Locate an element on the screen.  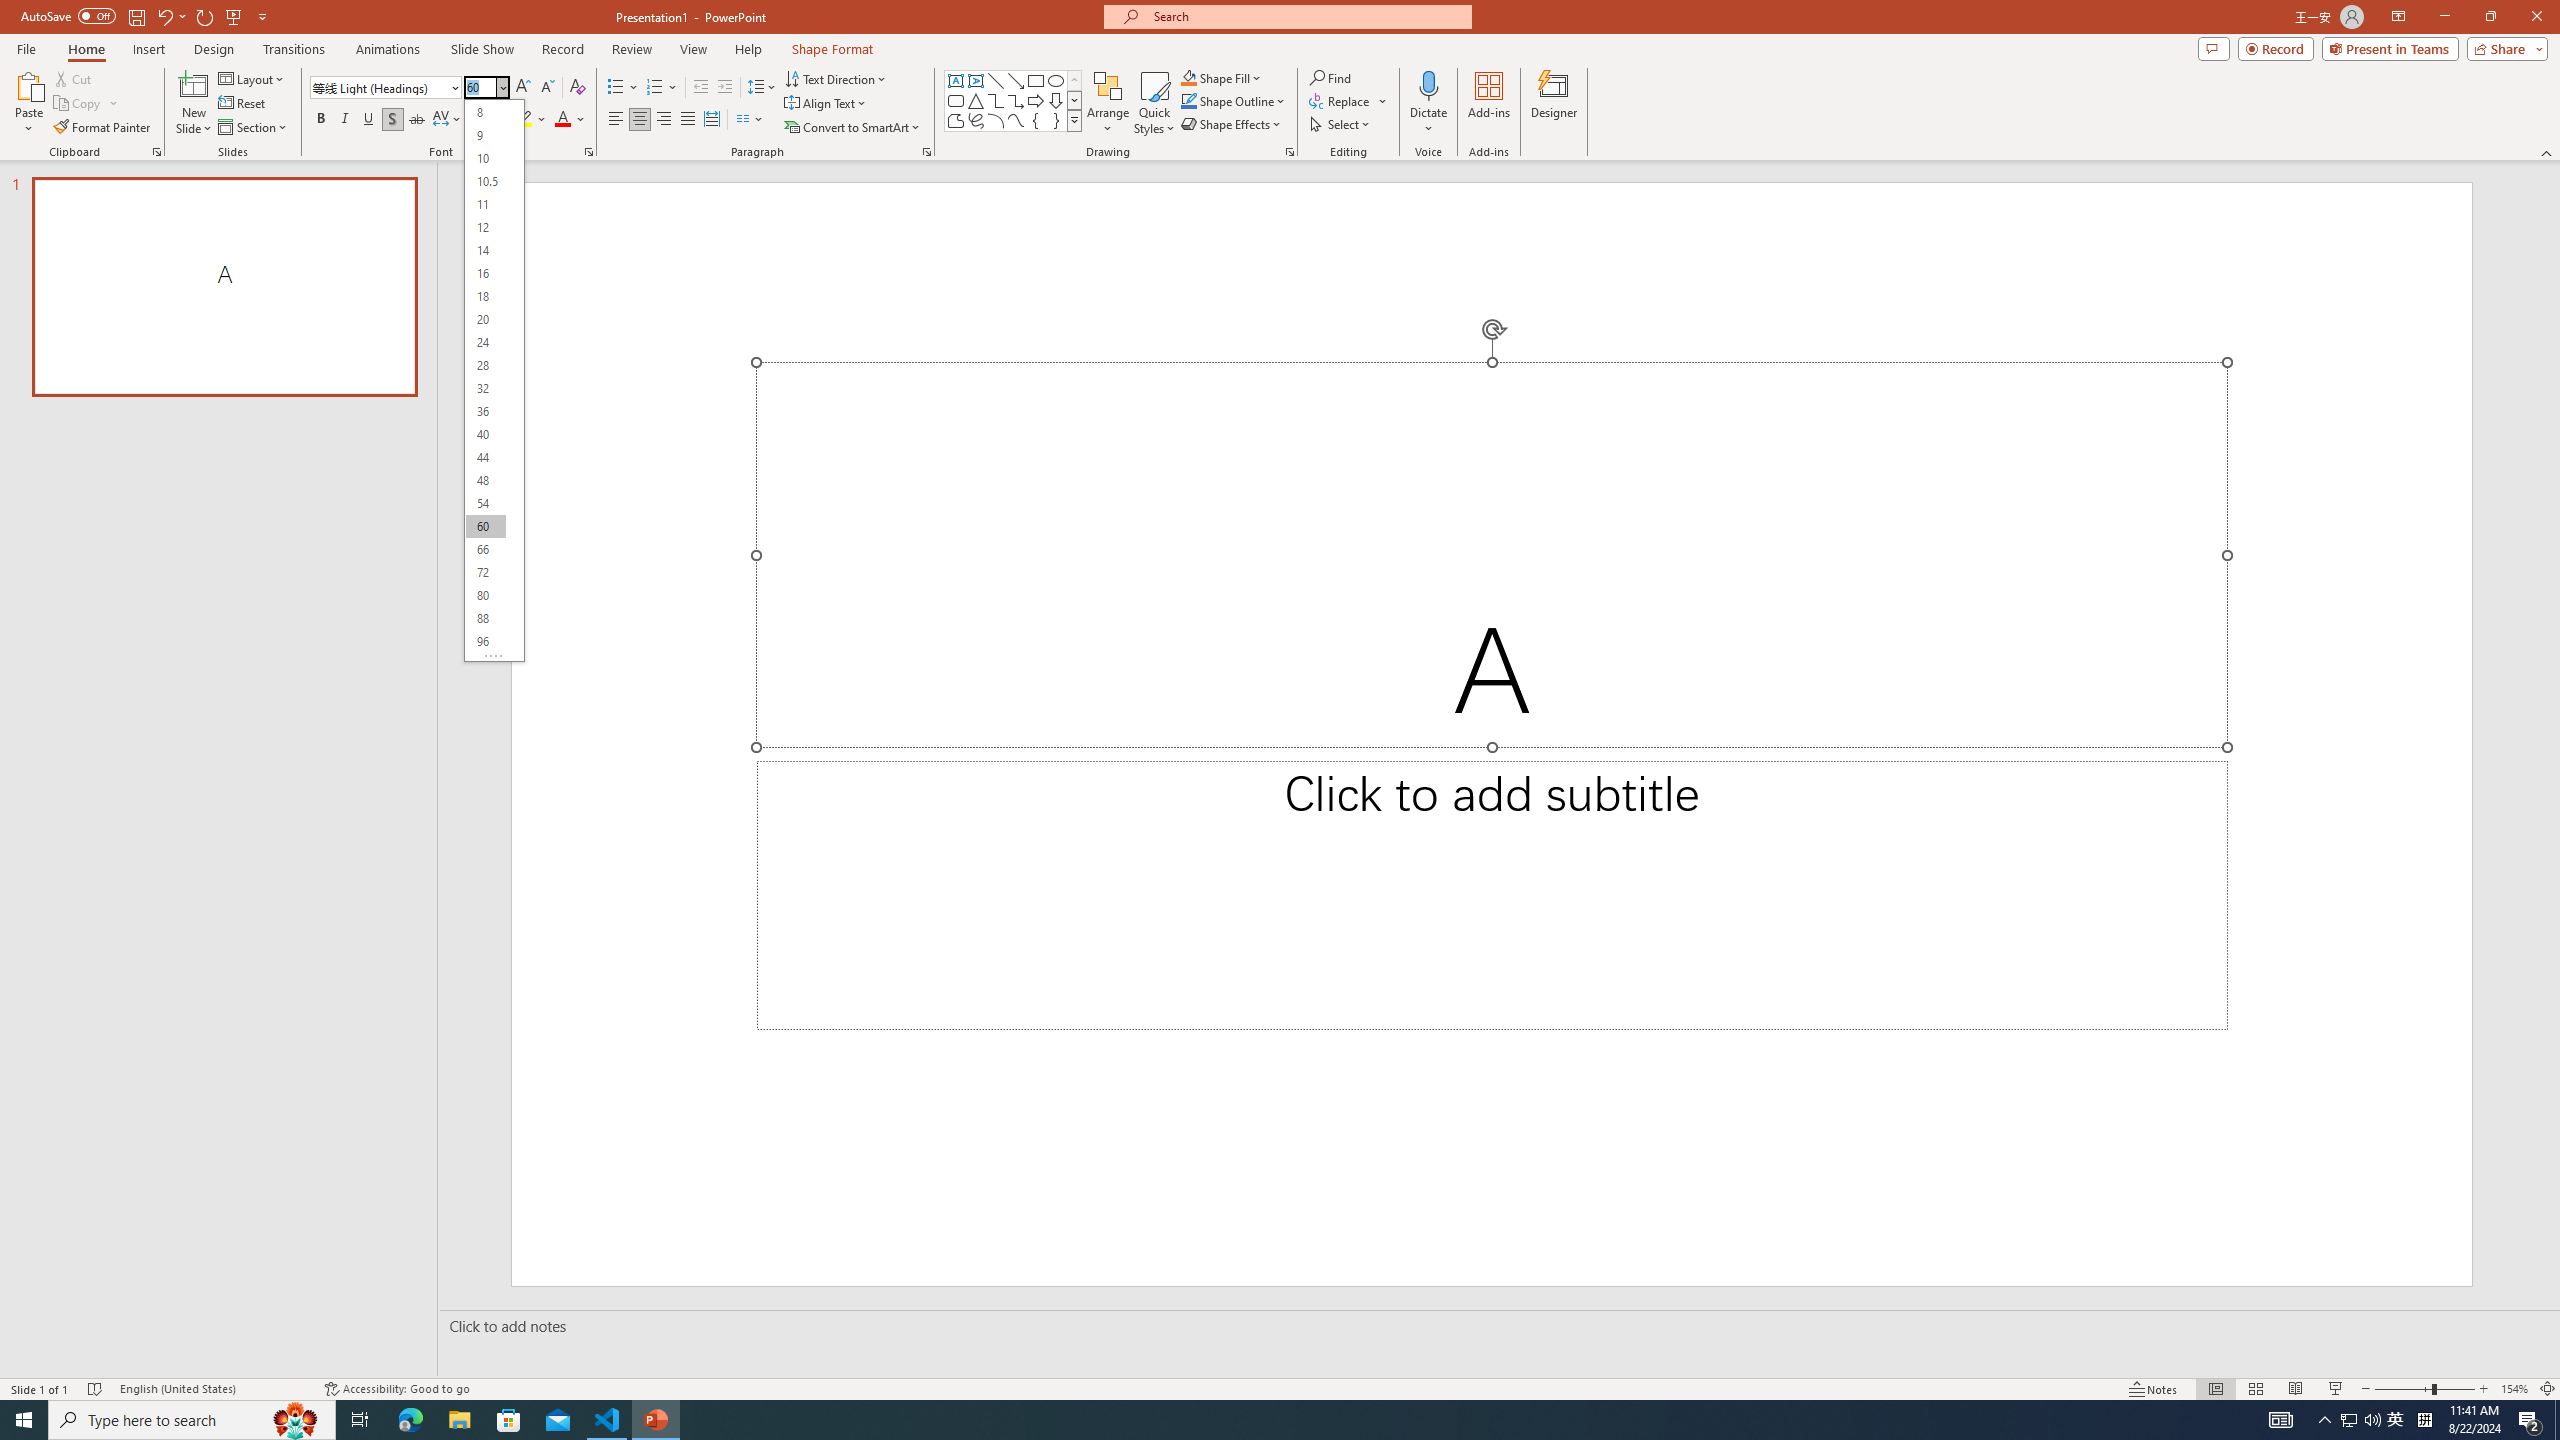
'20' is located at coordinates (485, 318).